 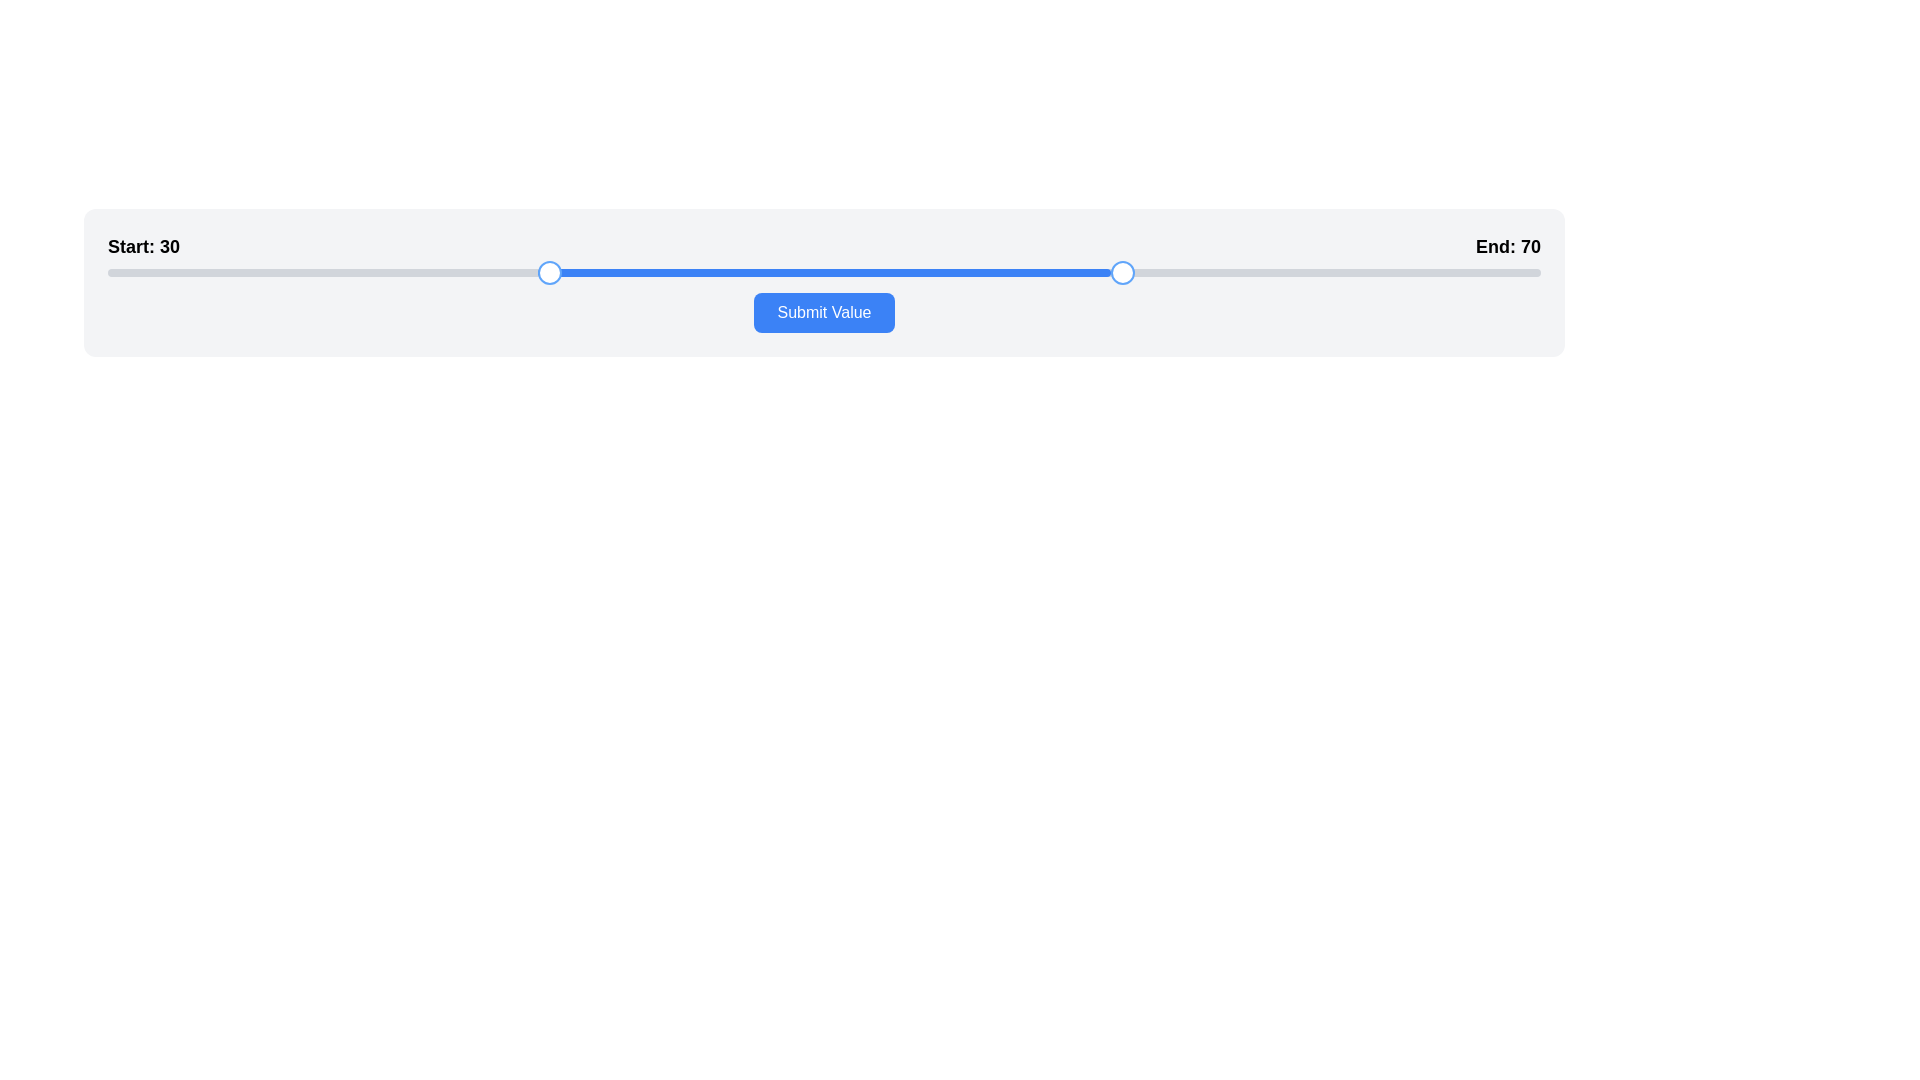 I want to click on the progress bar or range selector bar, which is a horizontal filled bar with blue coloration located within a gray rounded track, representing a range selection between two handles, so click(x=824, y=273).